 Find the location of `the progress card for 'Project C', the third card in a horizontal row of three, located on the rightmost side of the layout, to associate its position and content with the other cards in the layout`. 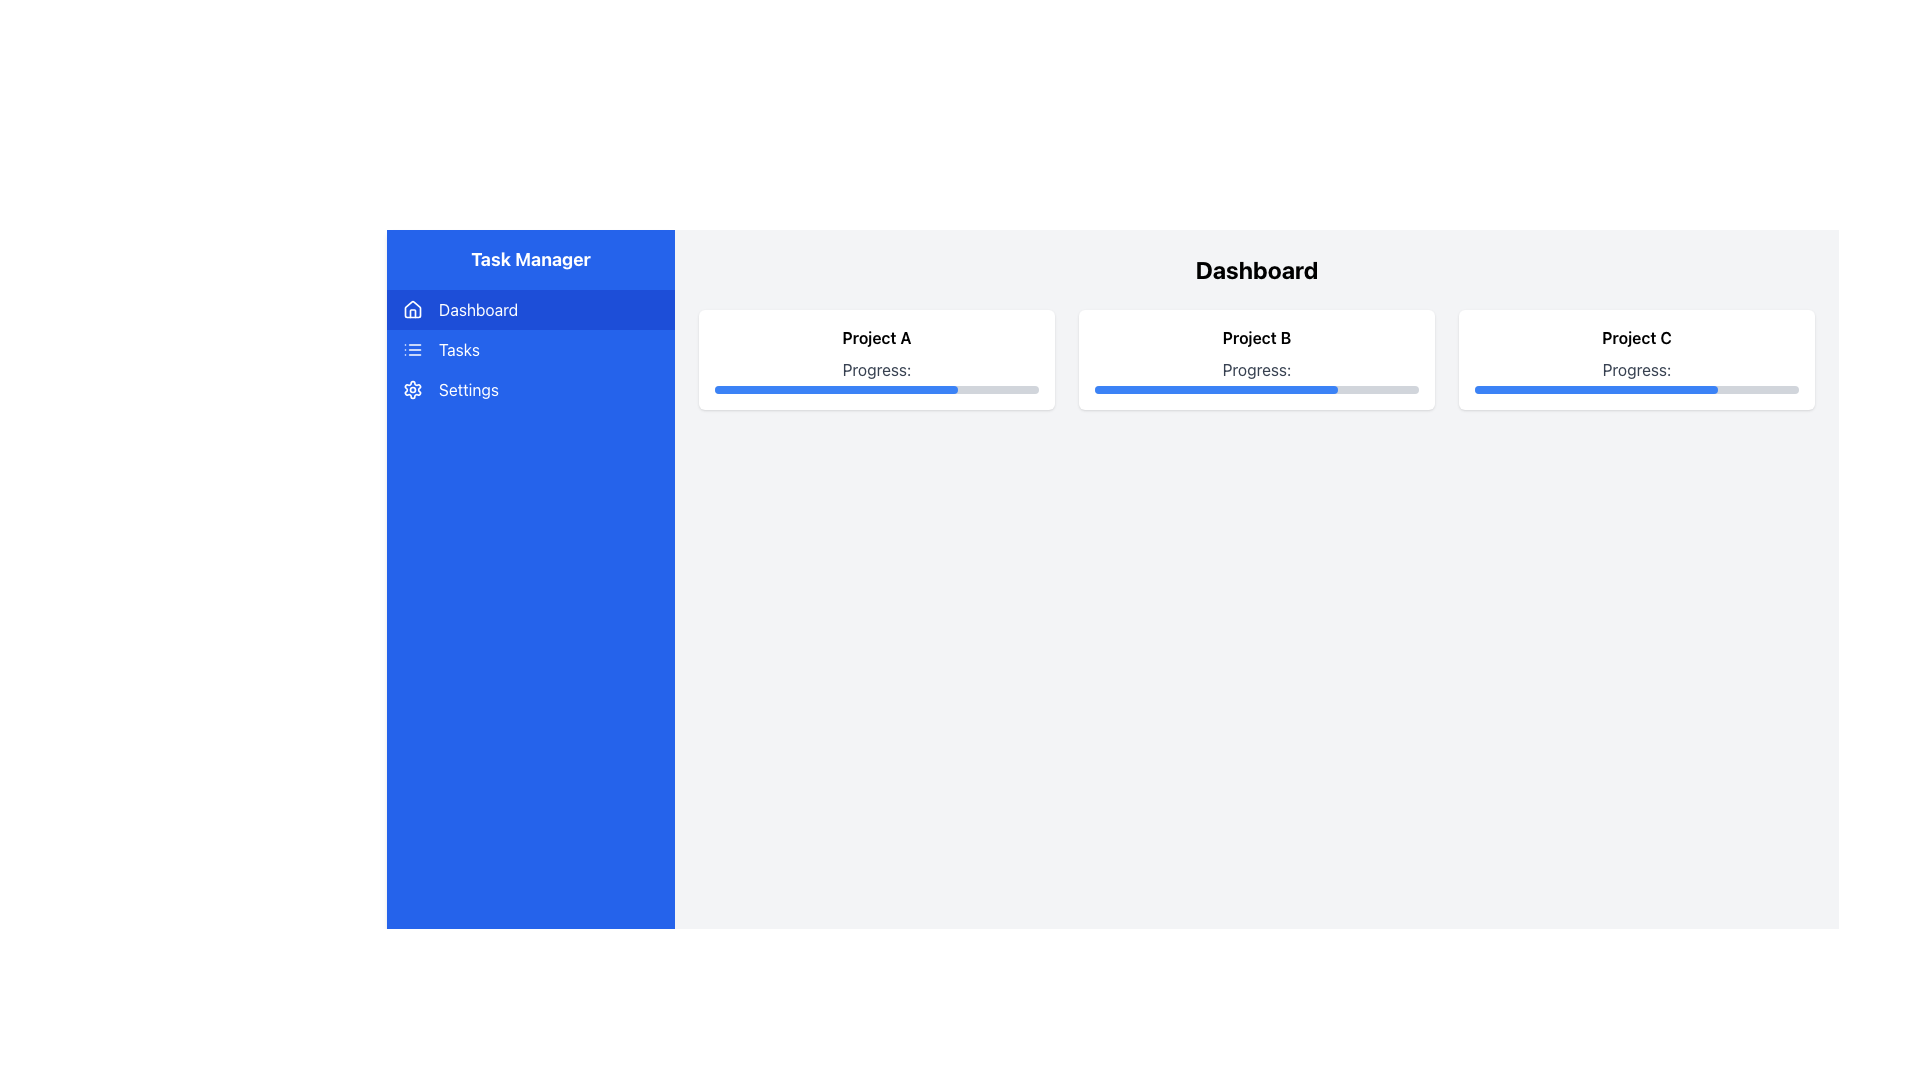

the progress card for 'Project C', the third card in a horizontal row of three, located on the rightmost side of the layout, to associate its position and content with the other cards in the layout is located at coordinates (1636, 358).